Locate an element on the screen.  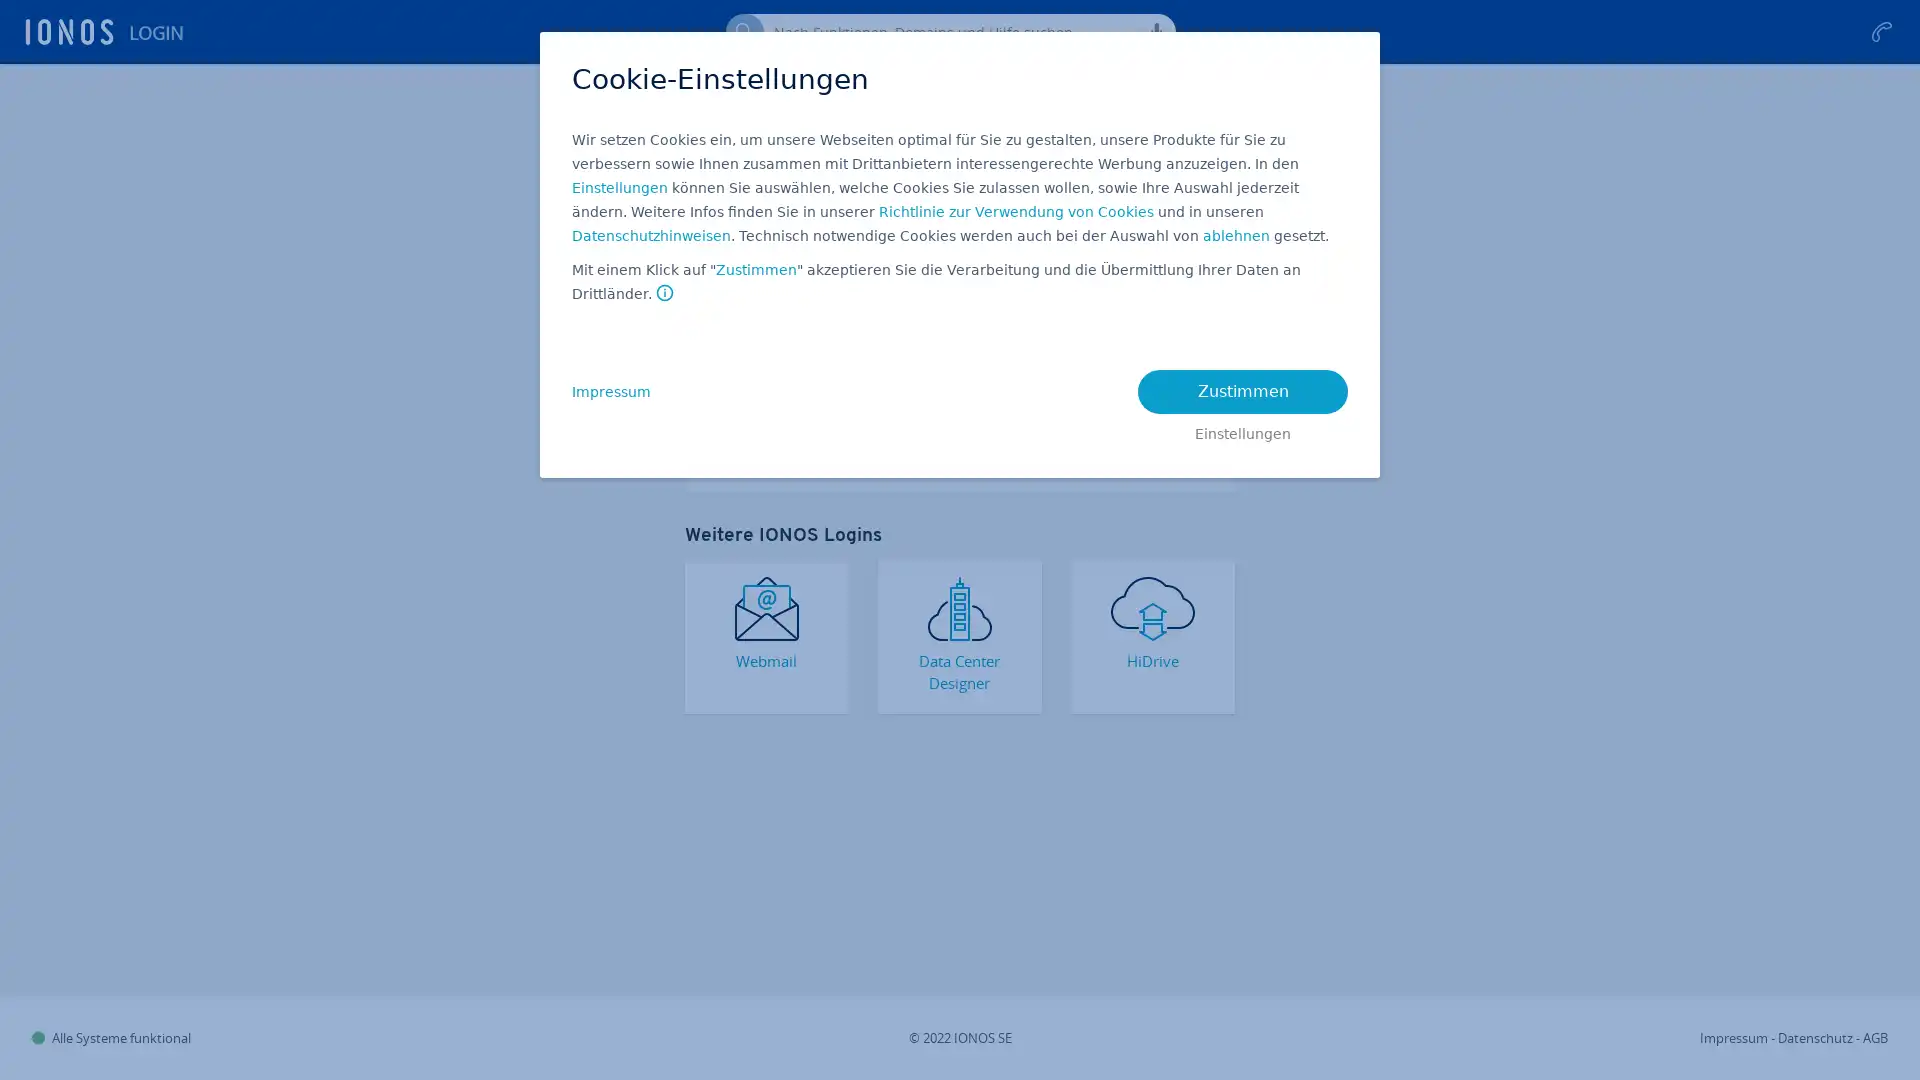
Weiter is located at coordinates (960, 323).